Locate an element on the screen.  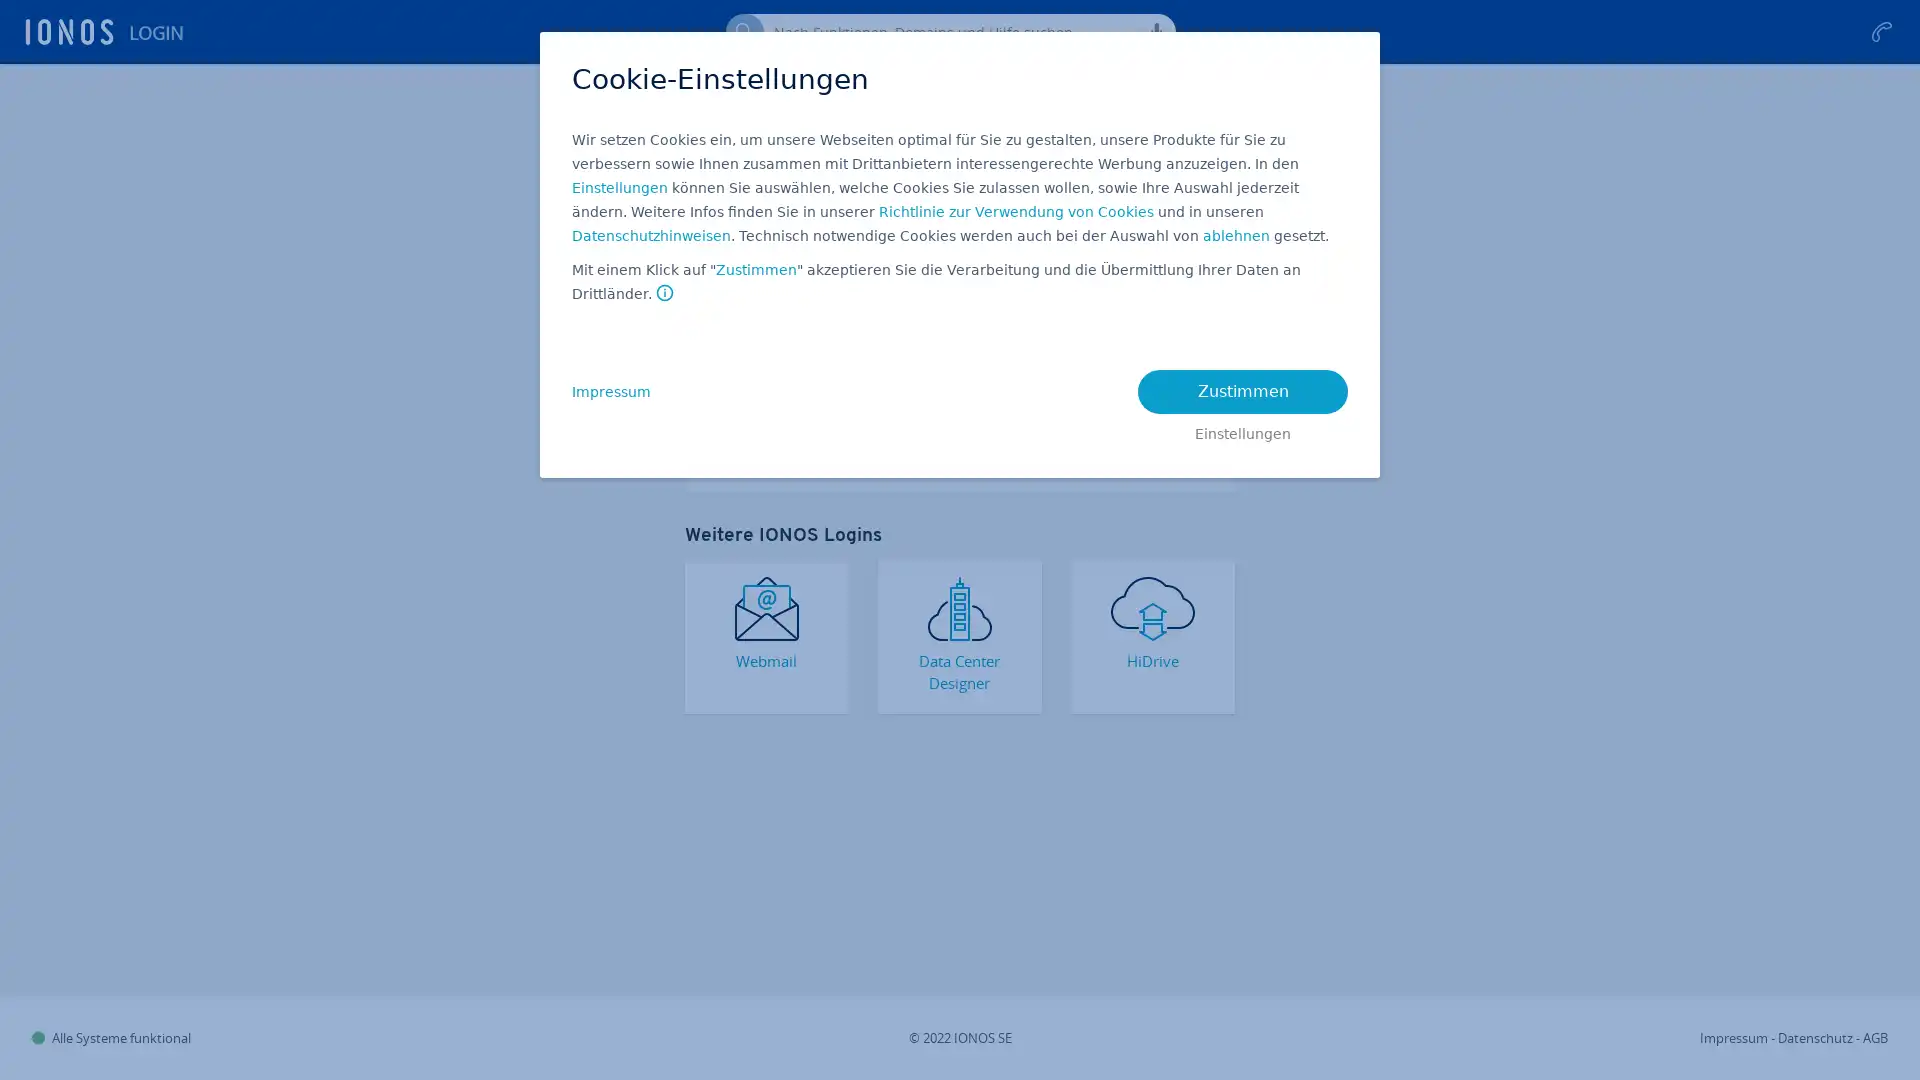
Weiter is located at coordinates (960, 323).